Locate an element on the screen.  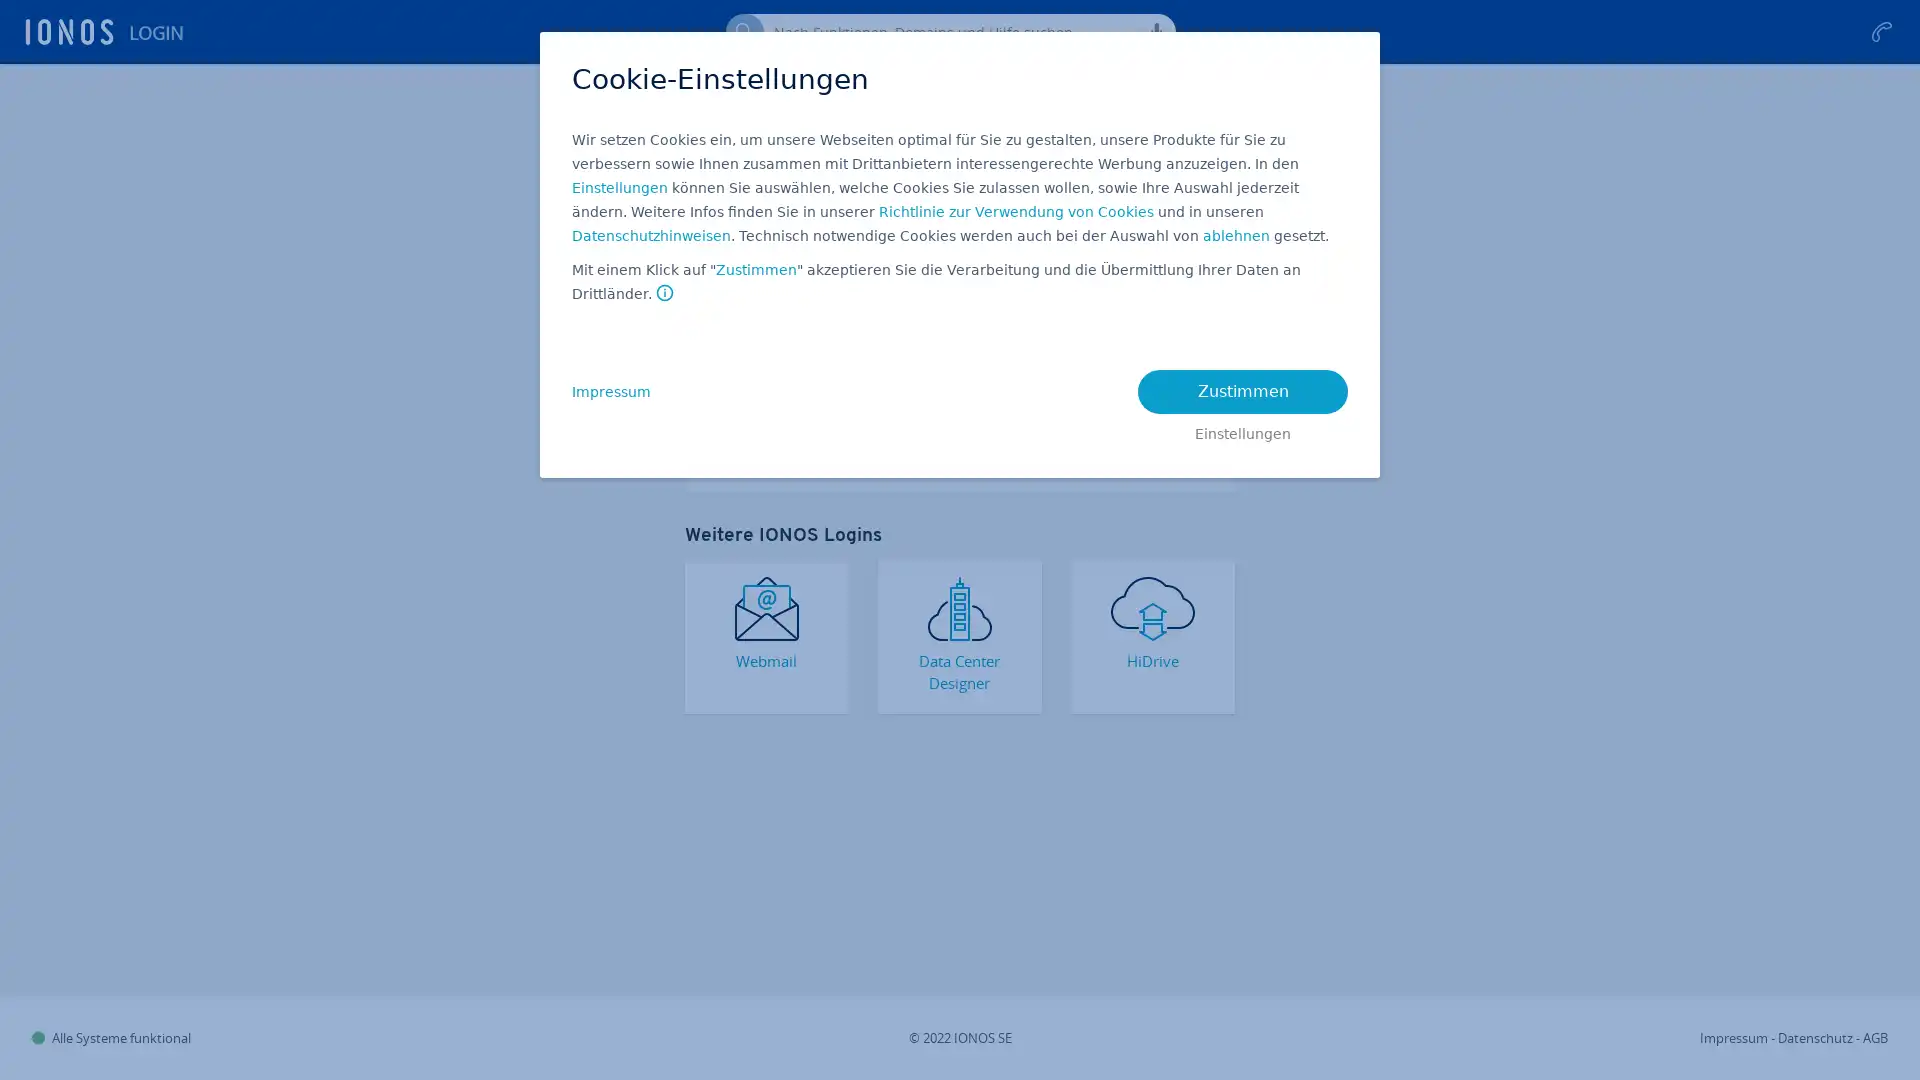
Weiter is located at coordinates (960, 323).